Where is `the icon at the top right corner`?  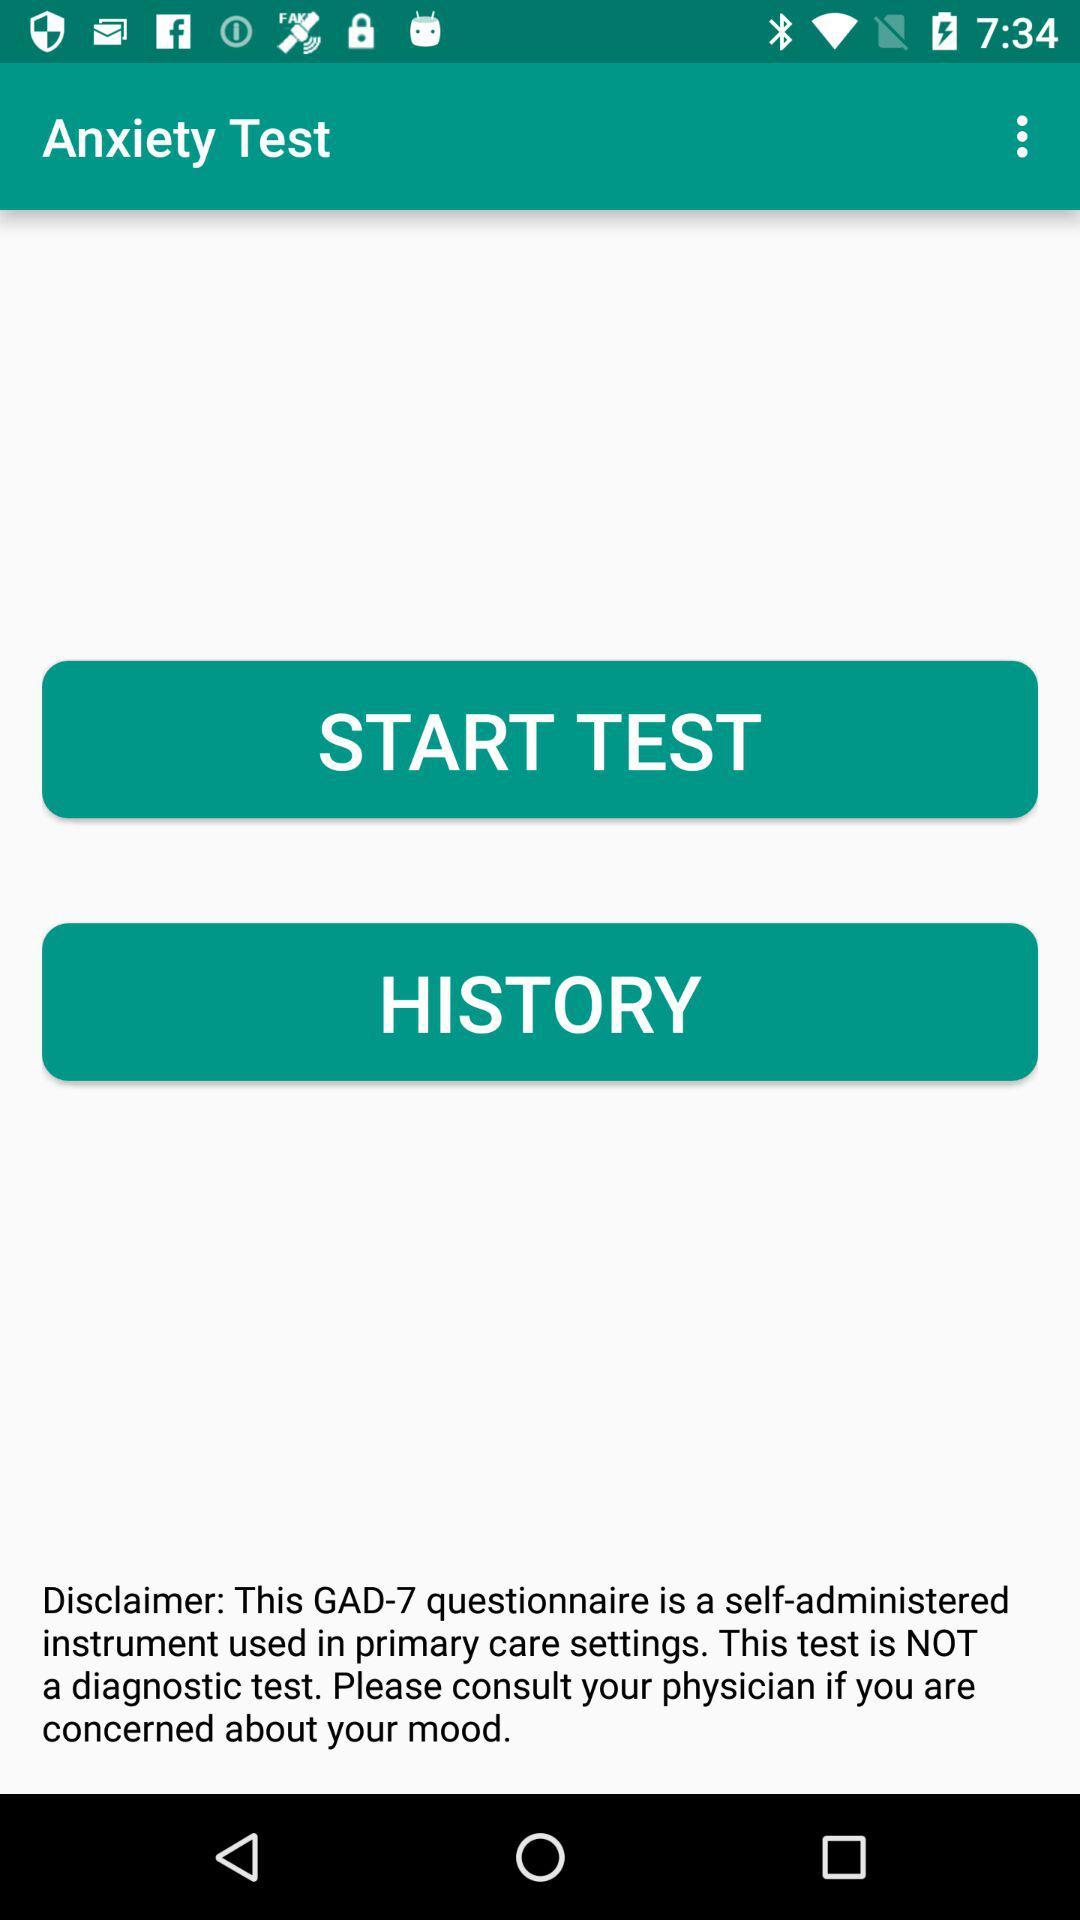 the icon at the top right corner is located at coordinates (1027, 135).